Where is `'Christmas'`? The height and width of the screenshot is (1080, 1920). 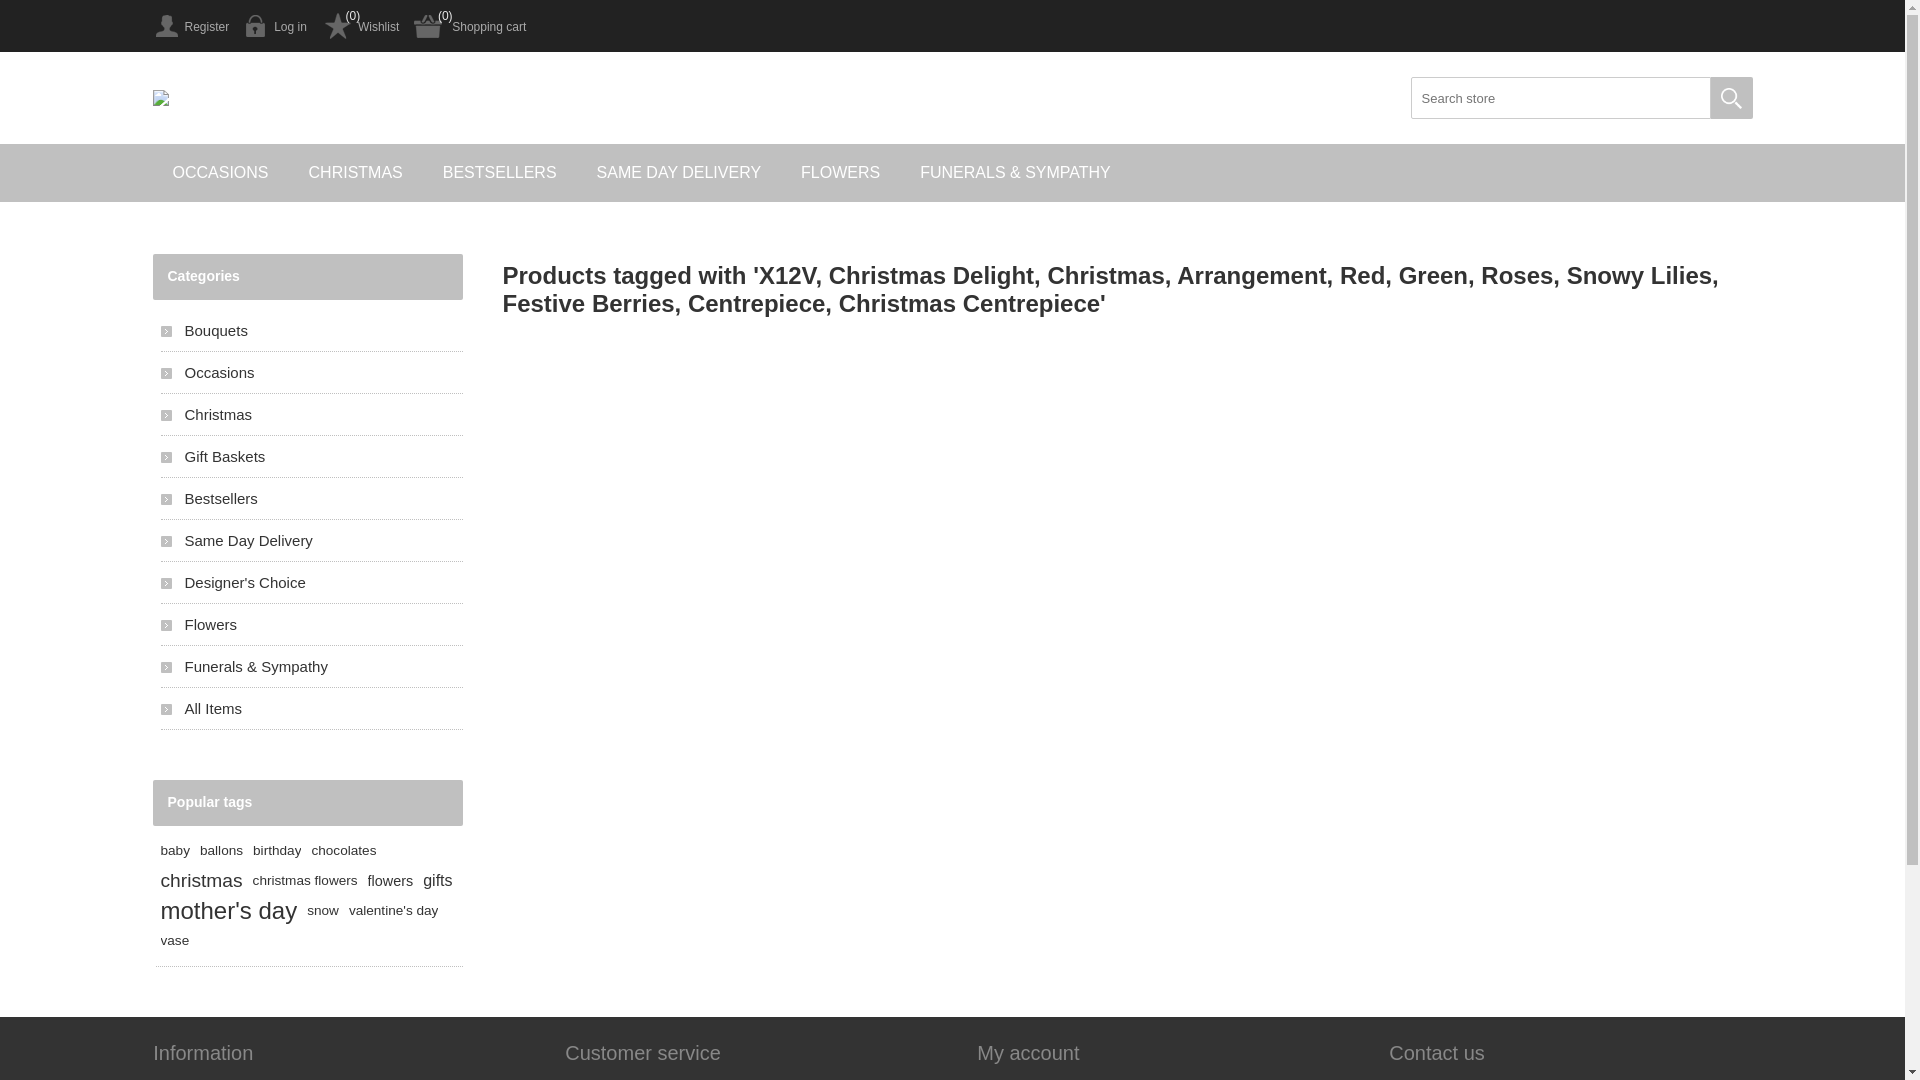
'Christmas' is located at coordinates (310, 413).